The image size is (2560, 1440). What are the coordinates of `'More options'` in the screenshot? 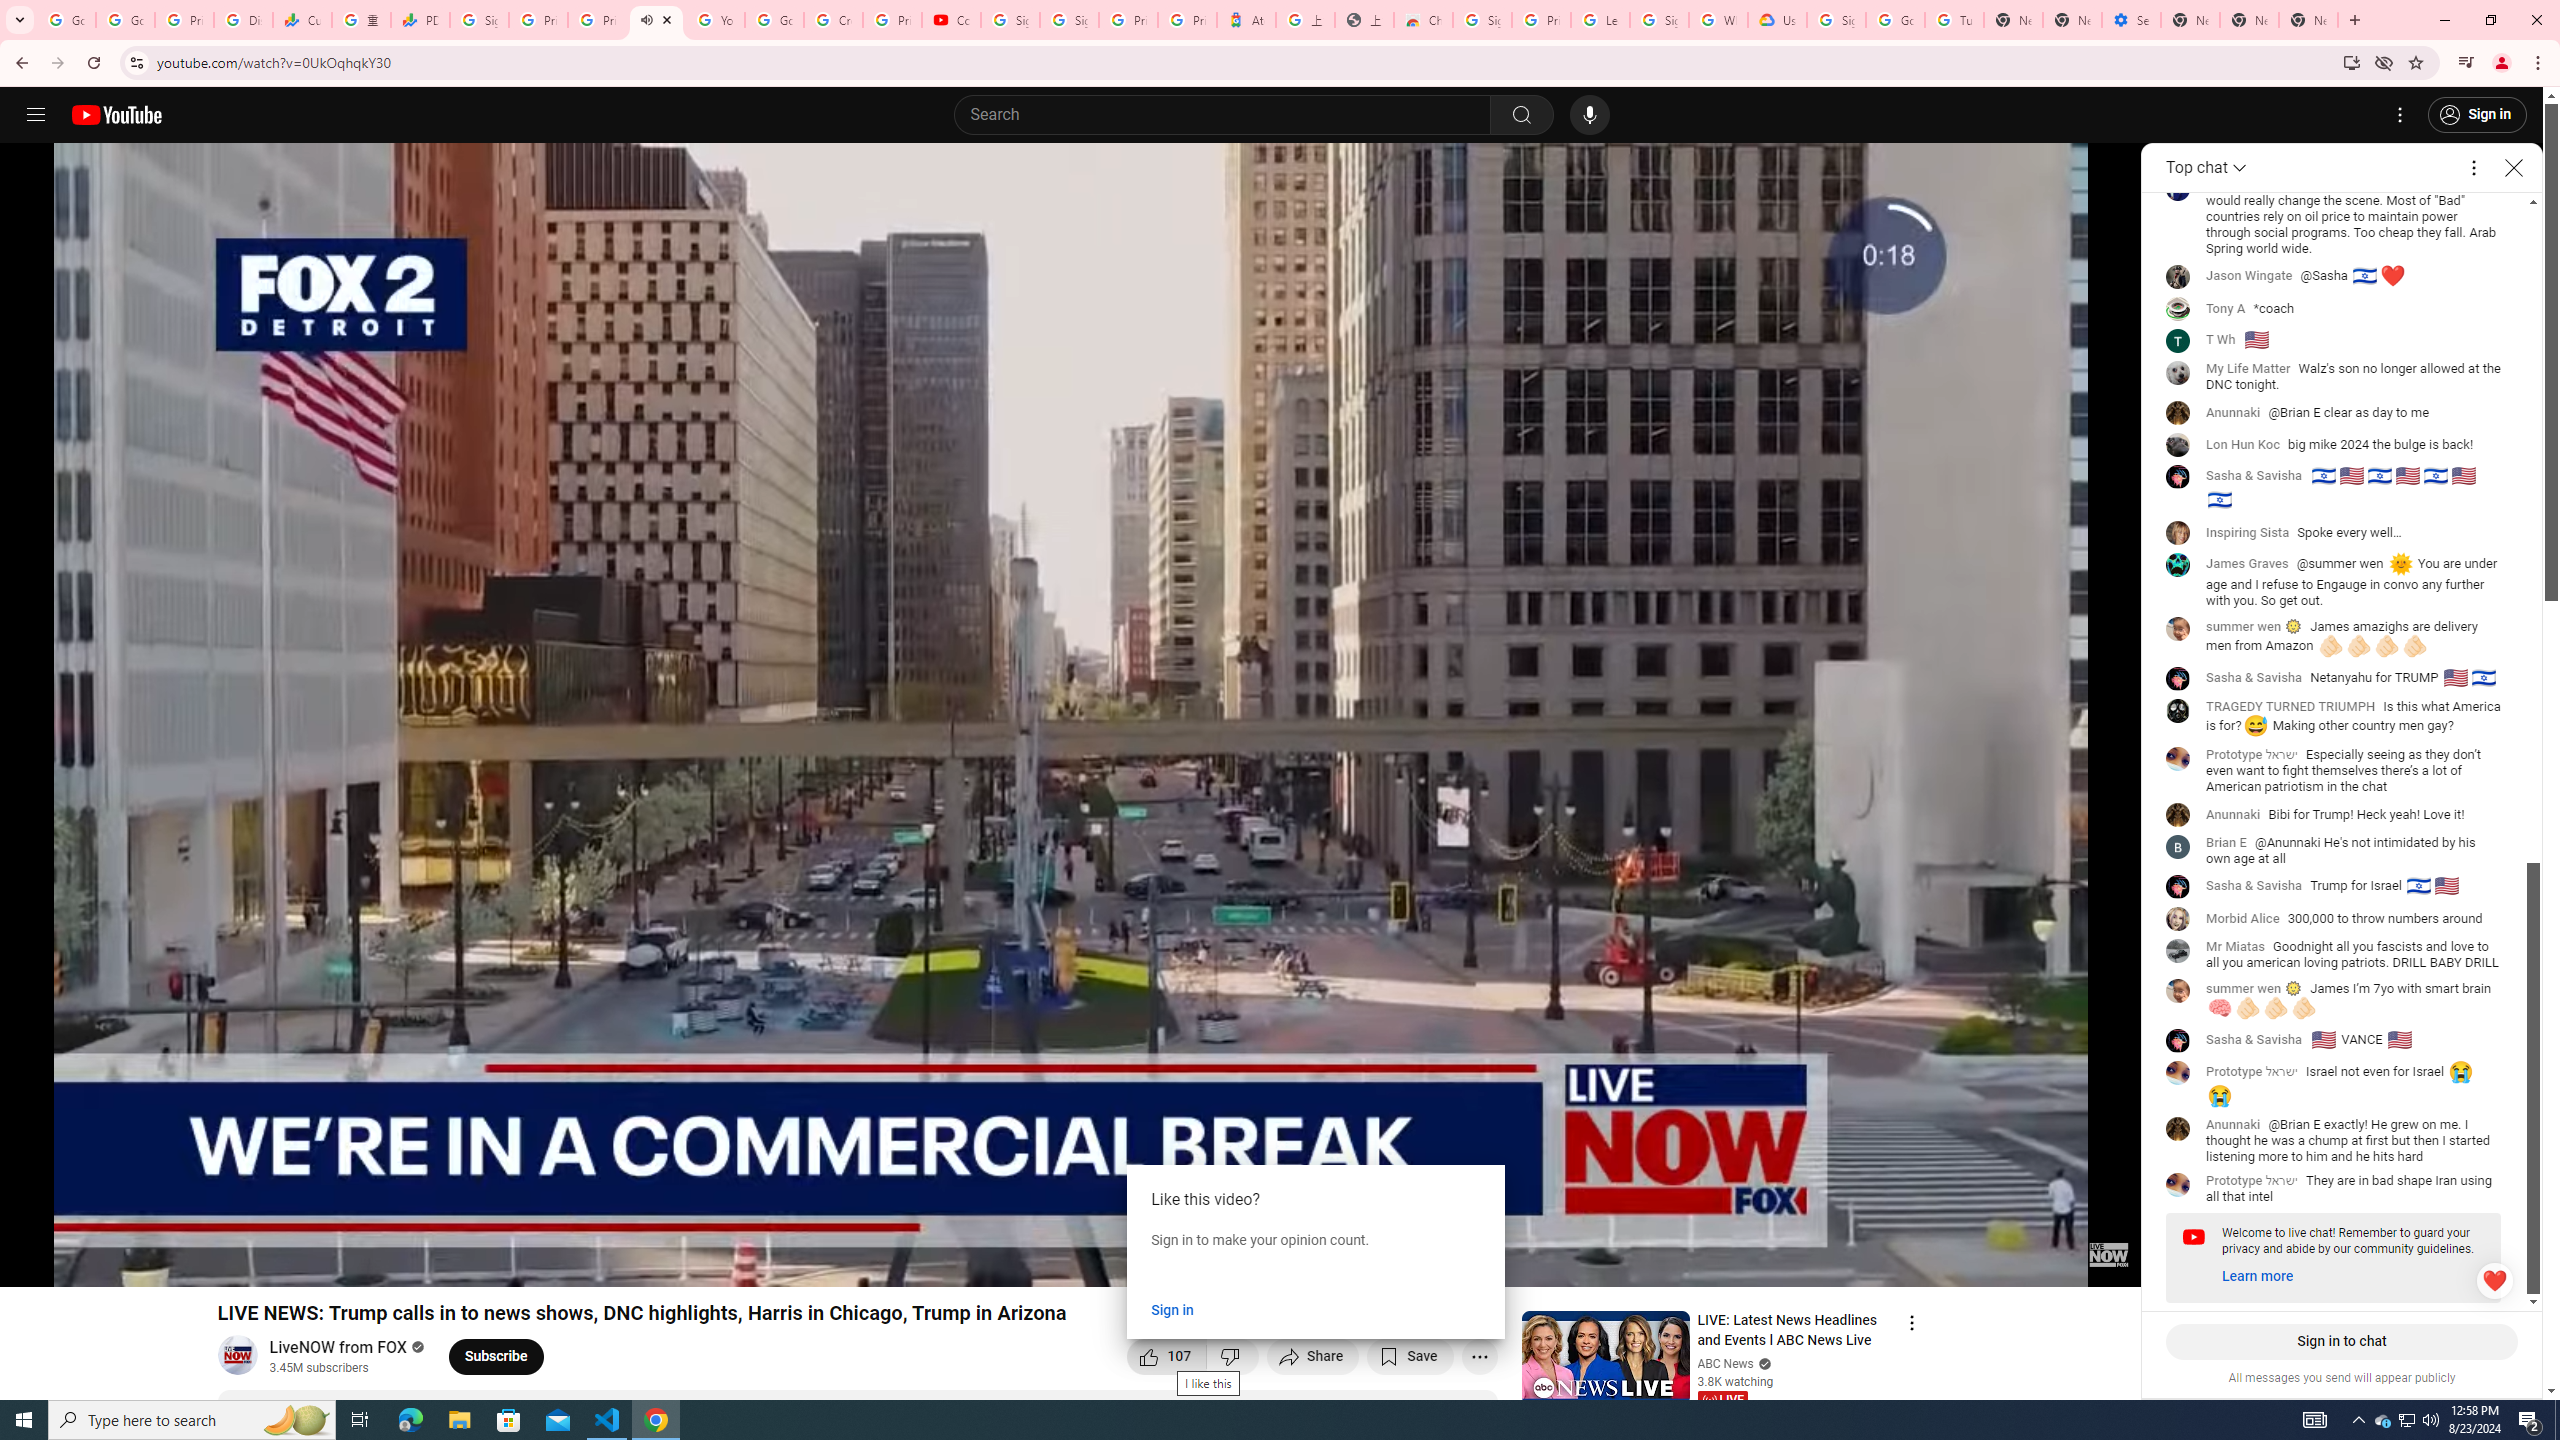 It's located at (2474, 168).